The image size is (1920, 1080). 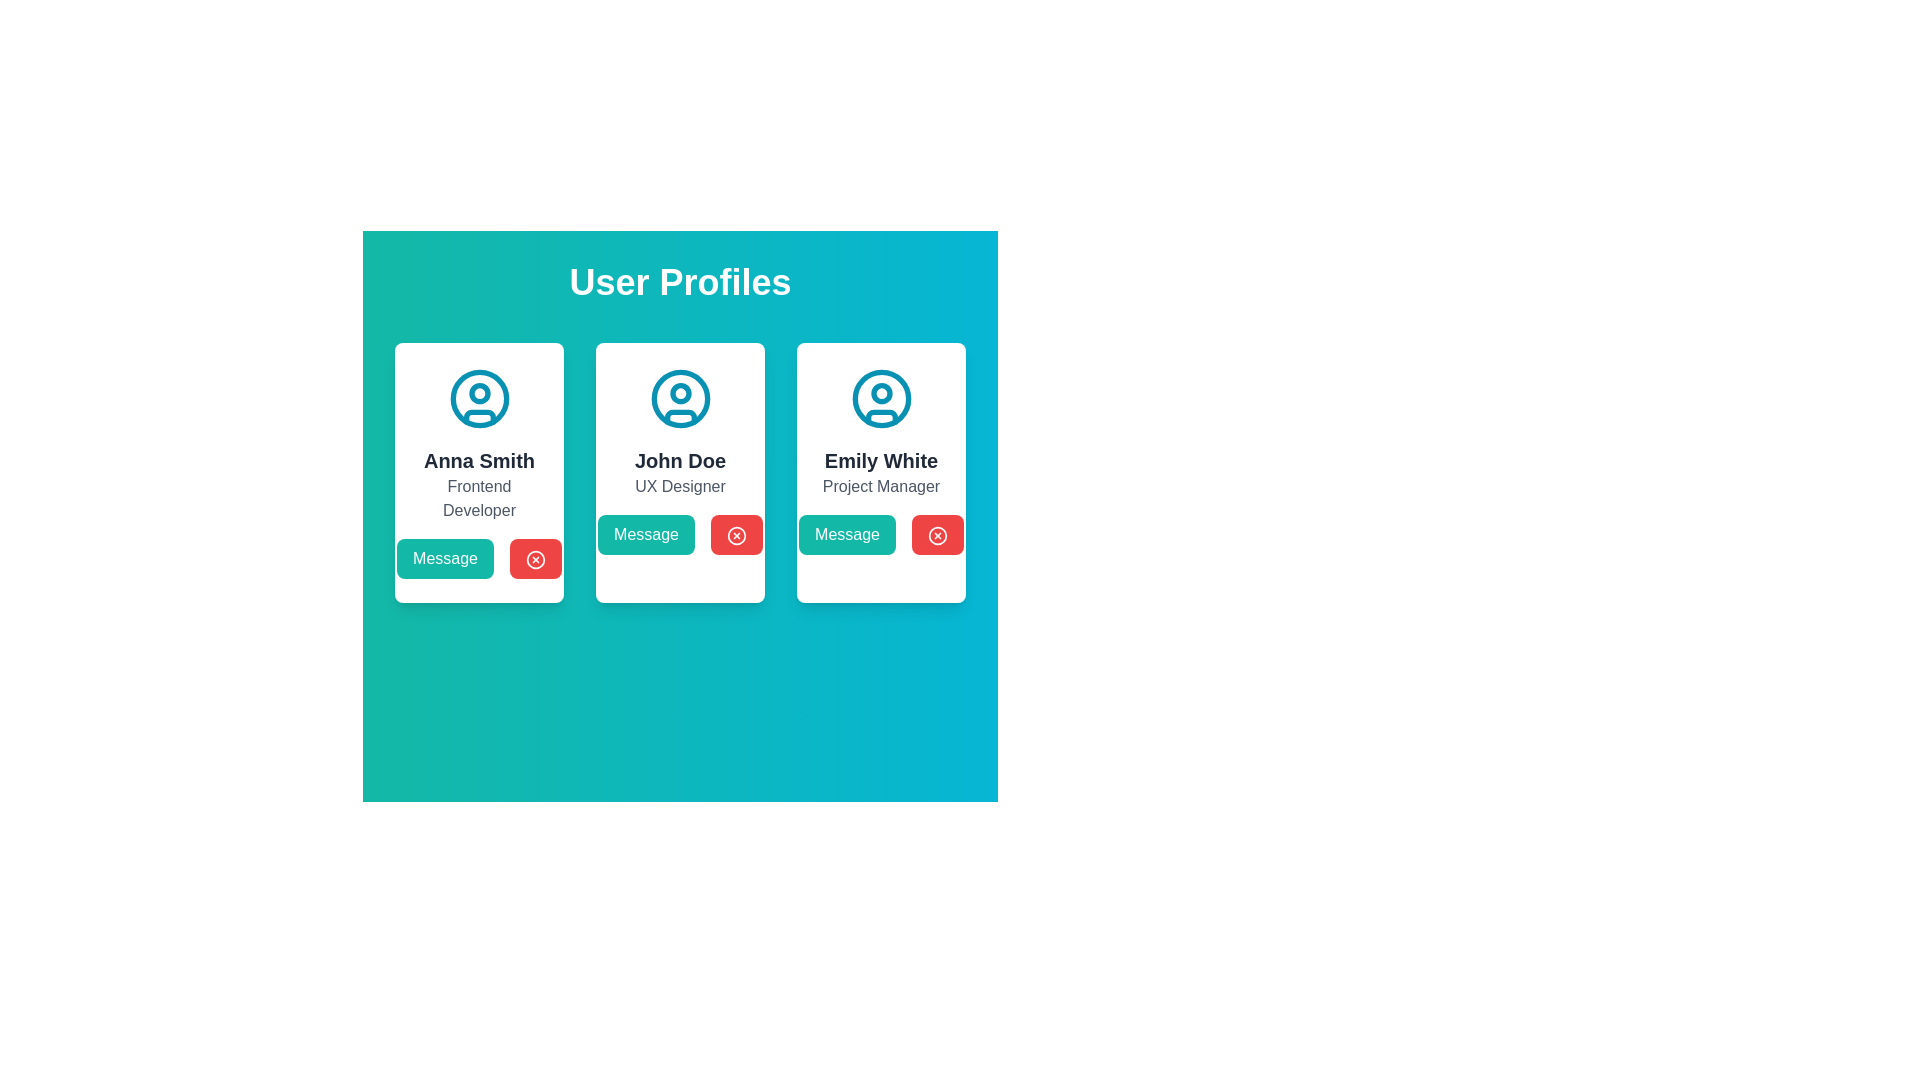 I want to click on the smaller circular graphic element located at the top center of the user avatar icon for 'Anna Smith' in the profile card, so click(x=478, y=393).